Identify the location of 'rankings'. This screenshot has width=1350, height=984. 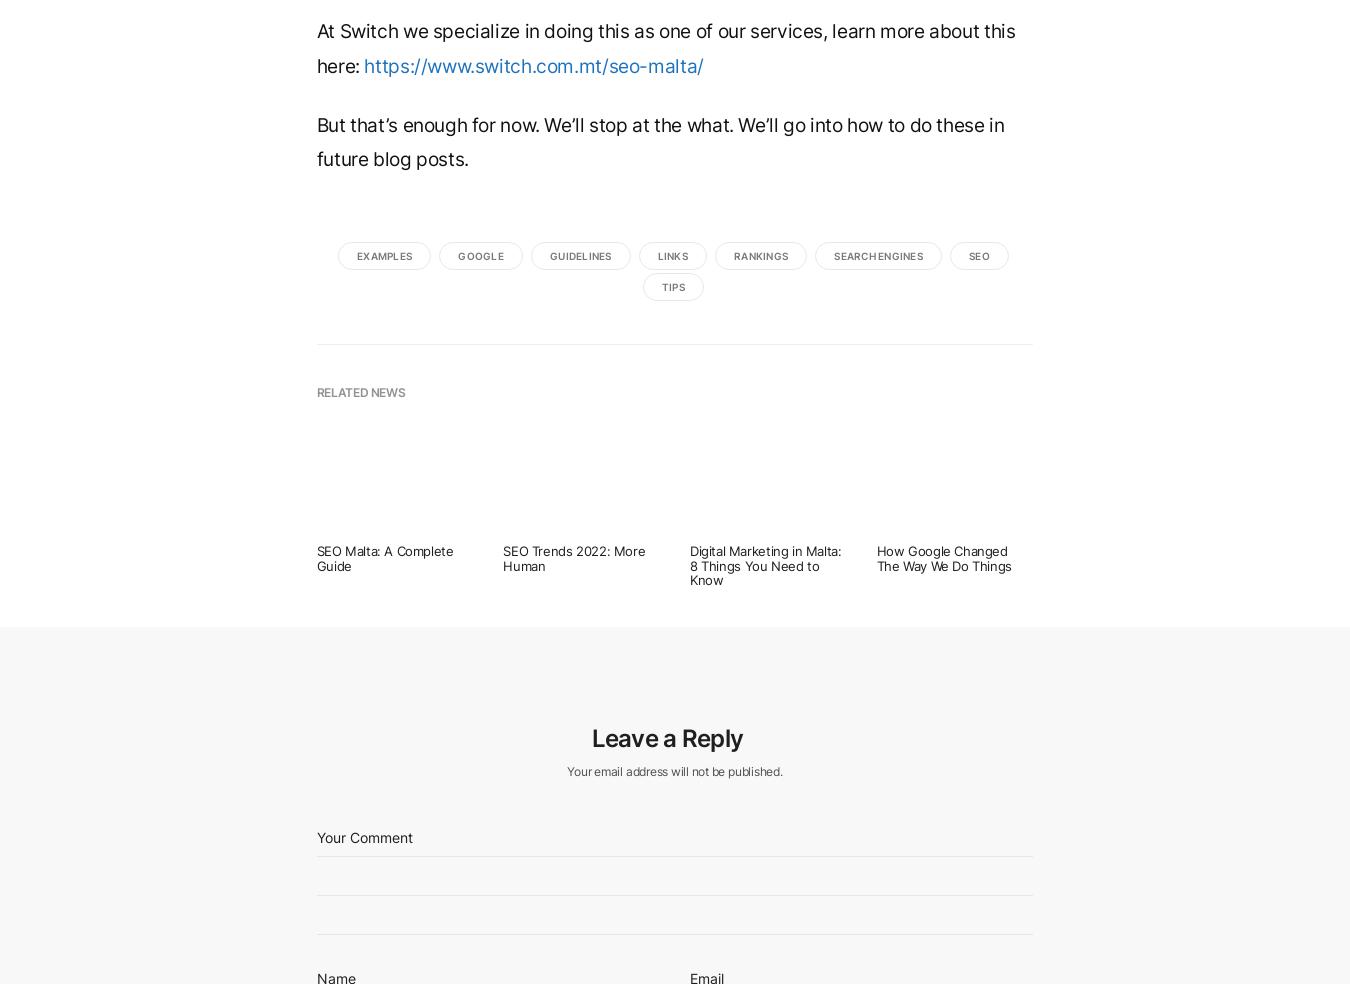
(759, 253).